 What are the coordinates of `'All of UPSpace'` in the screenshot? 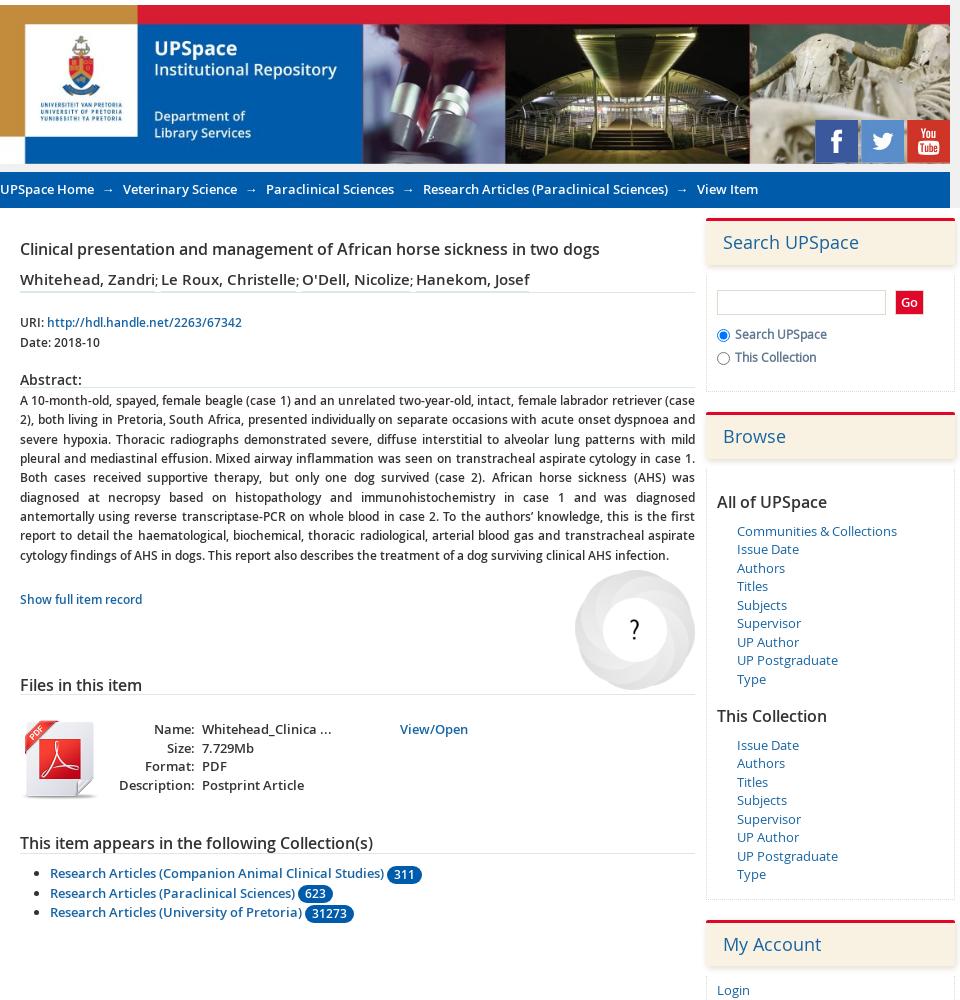 It's located at (771, 501).